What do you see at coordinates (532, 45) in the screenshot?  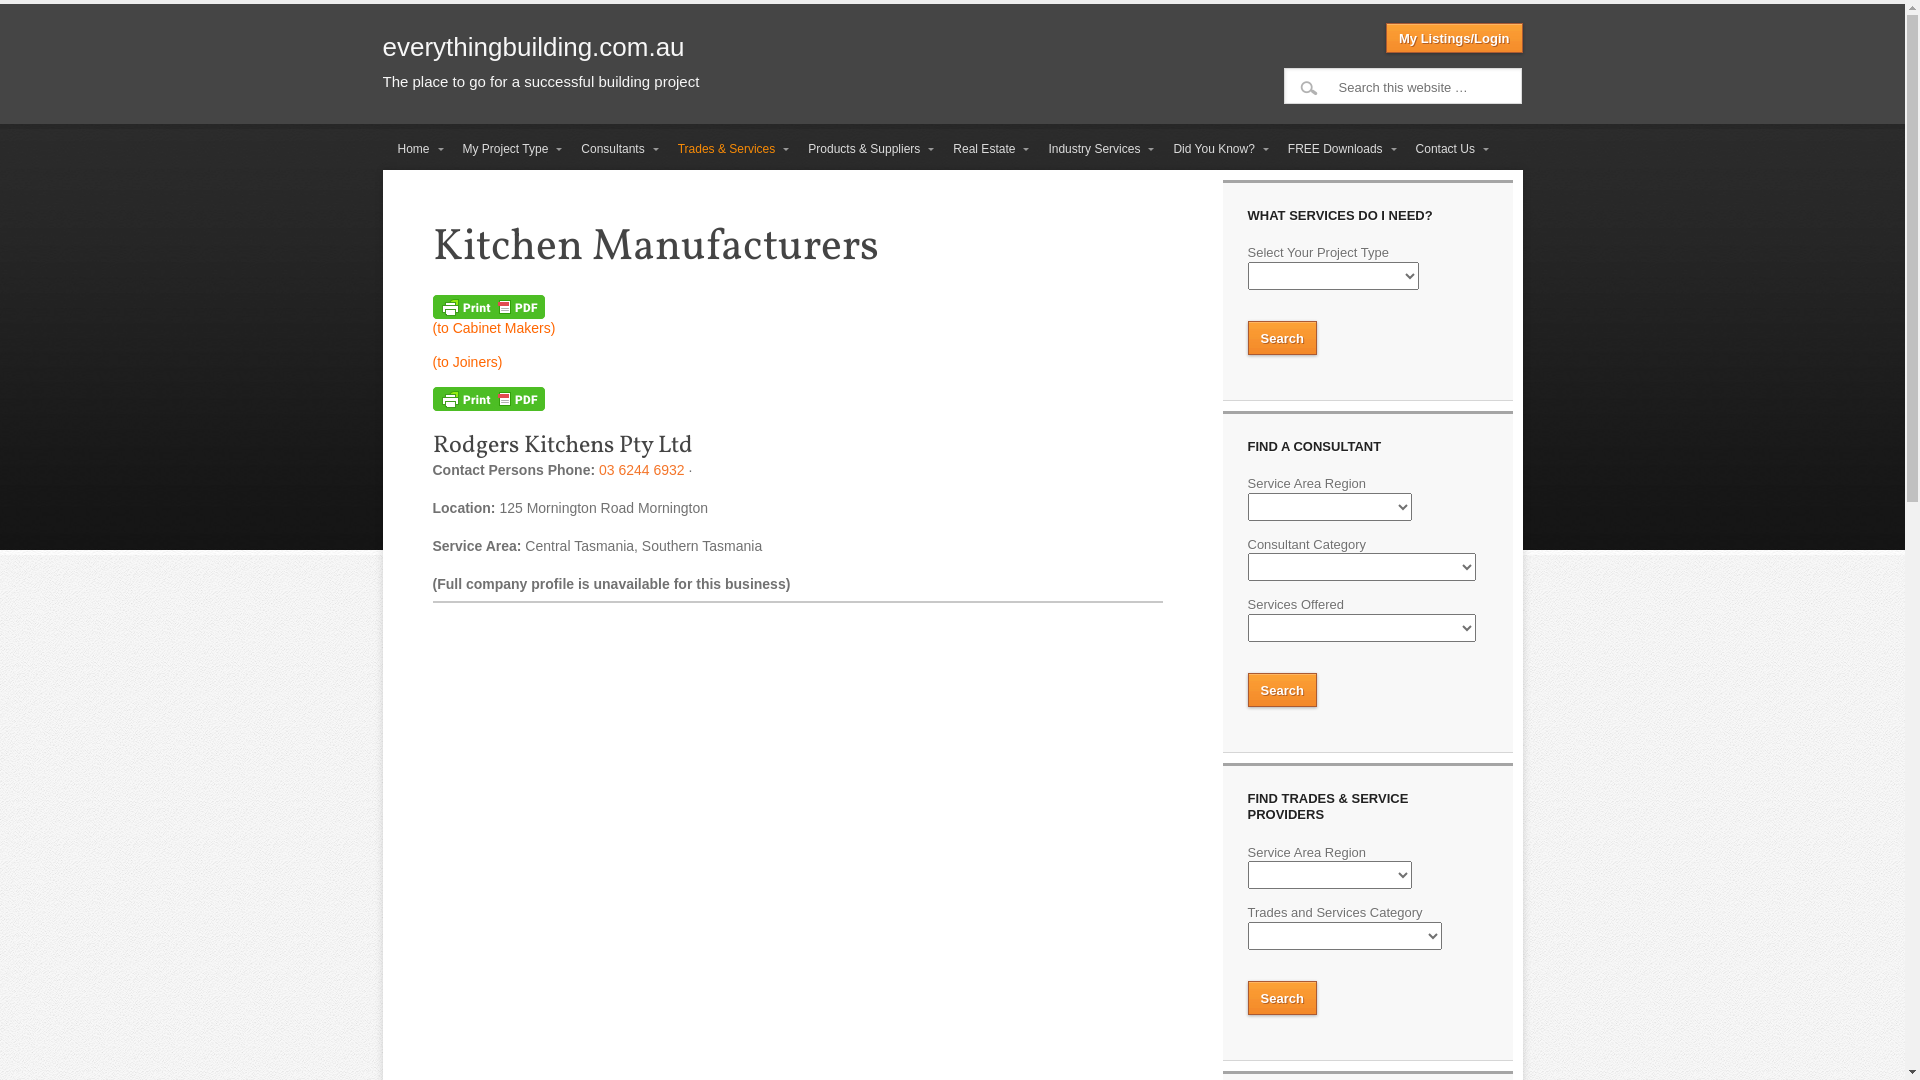 I see `'everythingbuilding.com.au'` at bounding box center [532, 45].